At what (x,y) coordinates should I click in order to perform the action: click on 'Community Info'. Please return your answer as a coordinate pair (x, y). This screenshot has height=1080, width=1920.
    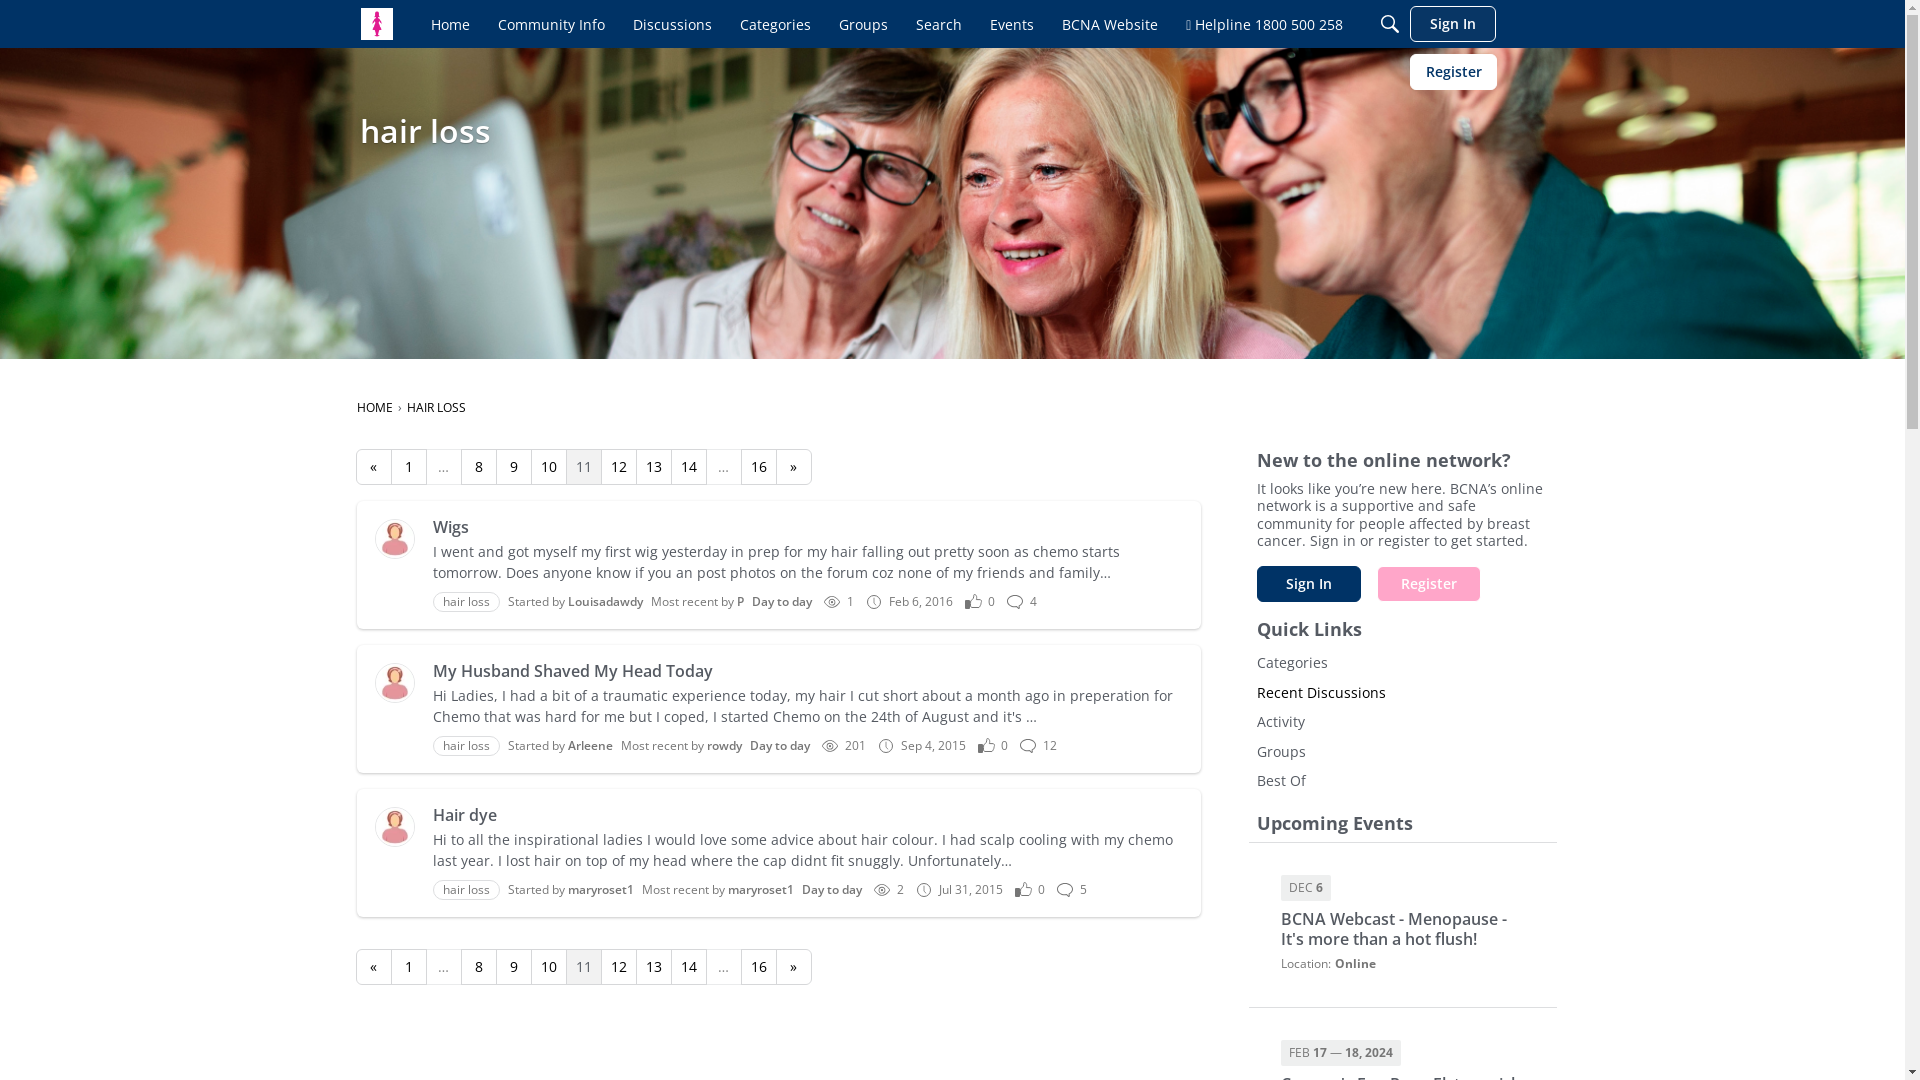
    Looking at the image, I should click on (551, 23).